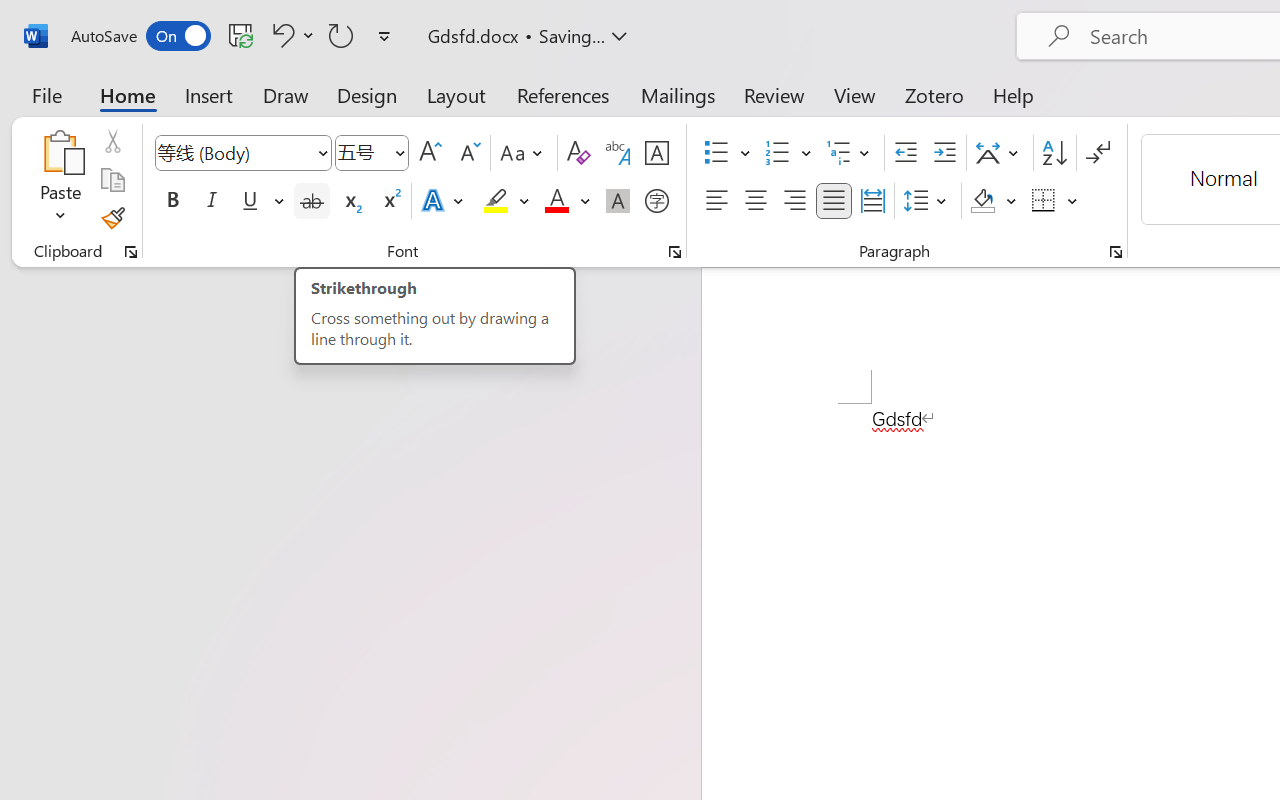  Describe the element at coordinates (617, 153) in the screenshot. I see `'Phonetic Guide...'` at that location.